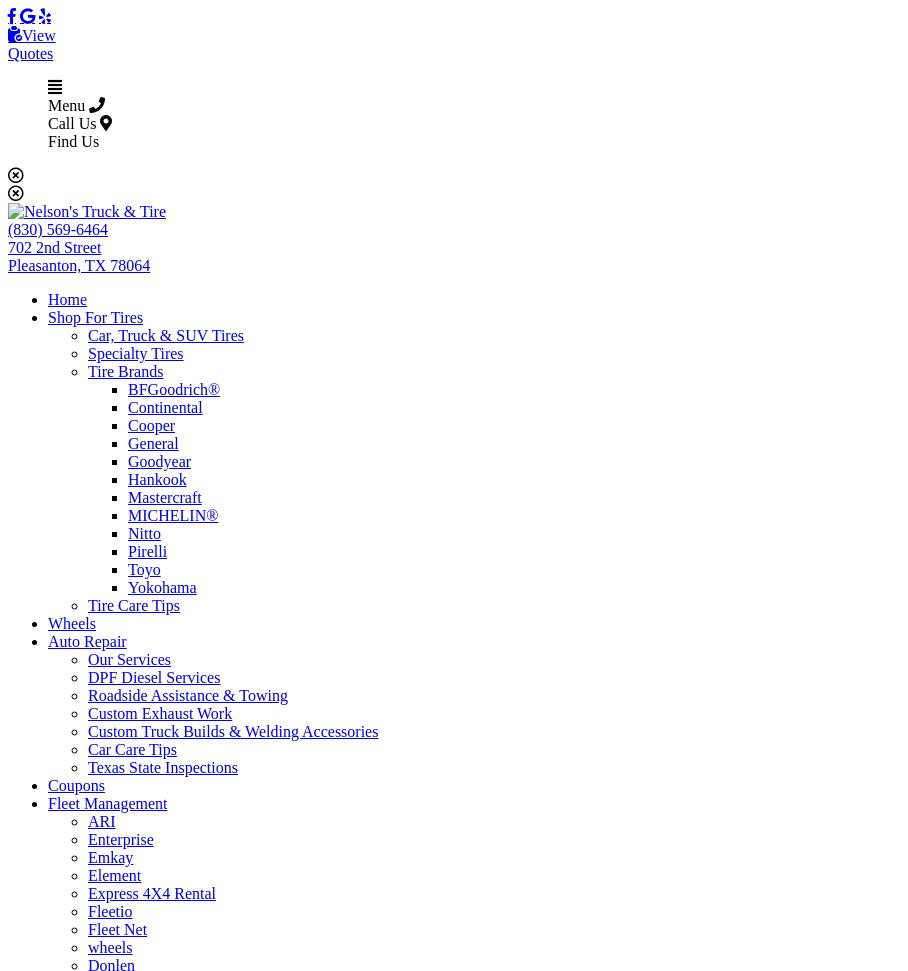  Describe the element at coordinates (161, 767) in the screenshot. I see `'Texas State Inspections'` at that location.